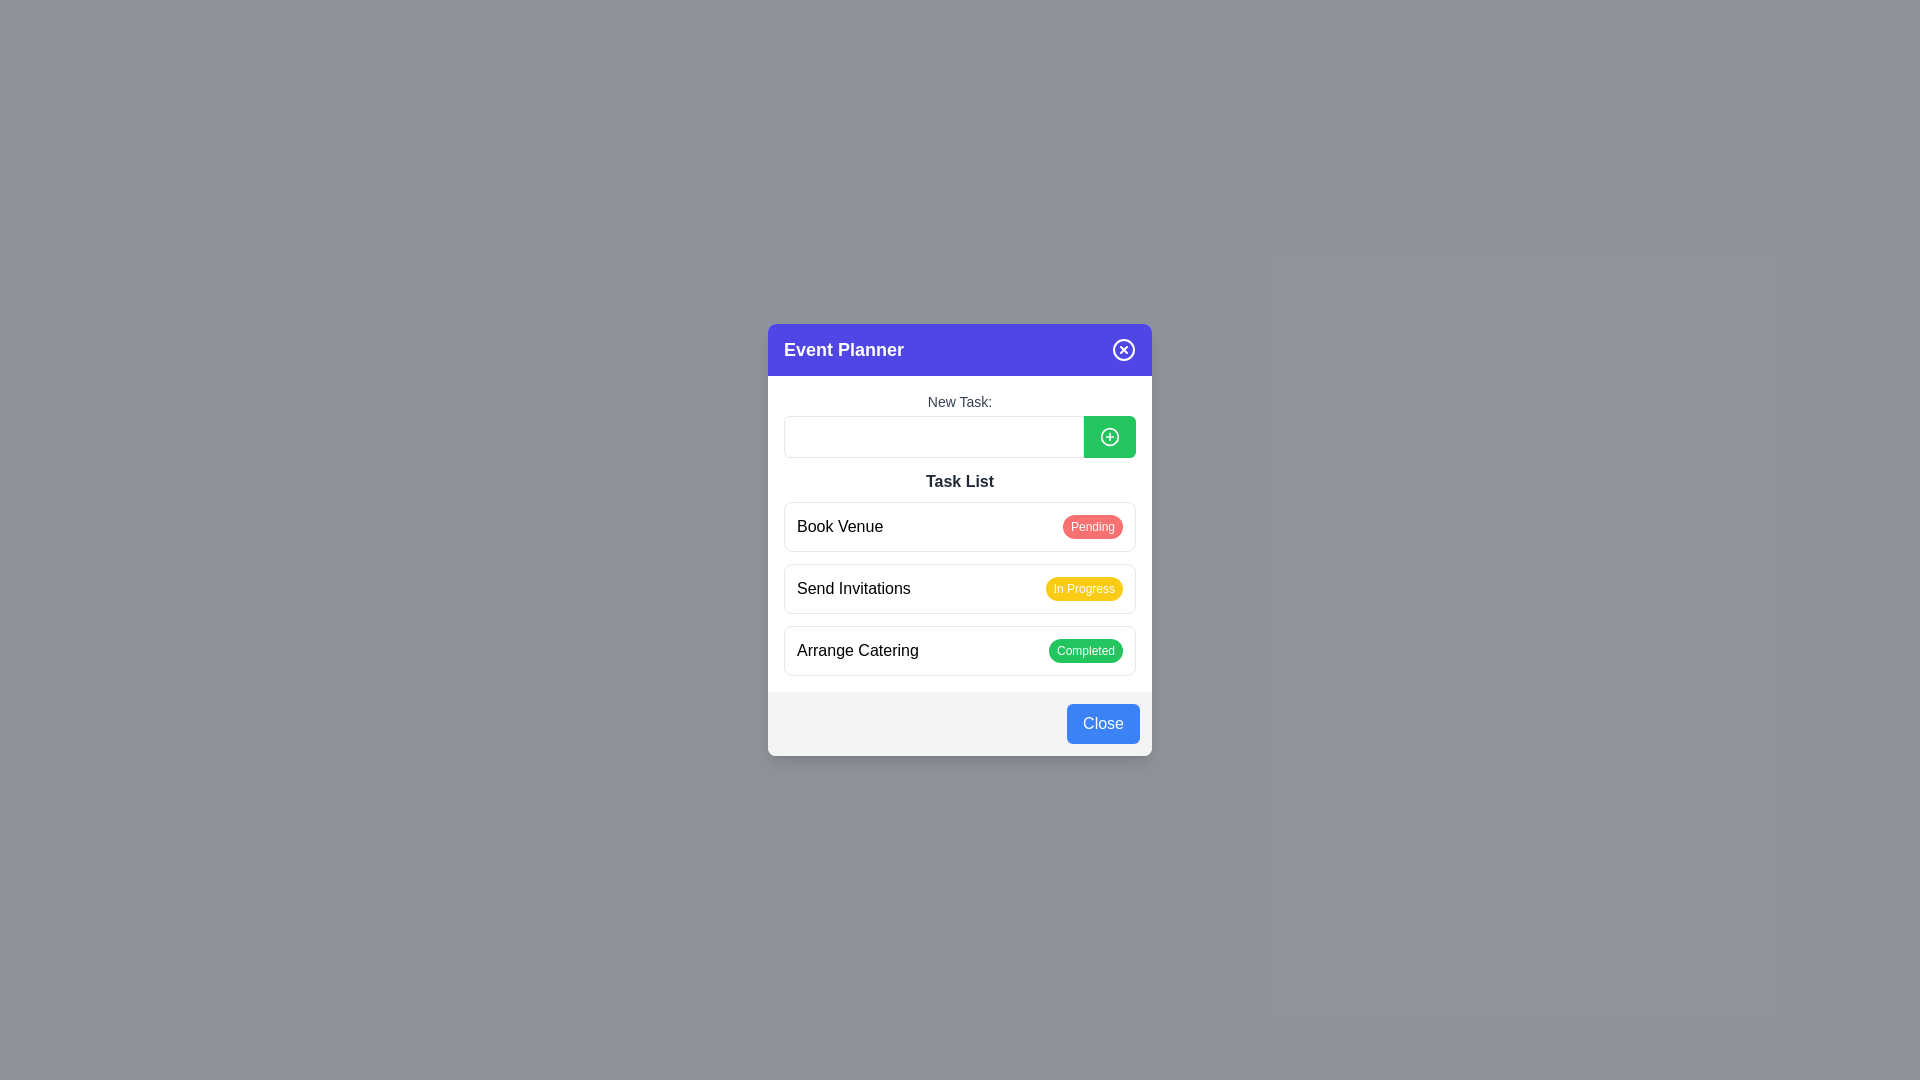 This screenshot has height=1080, width=1920. Describe the element at coordinates (1123, 349) in the screenshot. I see `the inner SVG Circle that is part of the 'X' icon in the top-right corner of the 'Event Planner' modal header` at that location.